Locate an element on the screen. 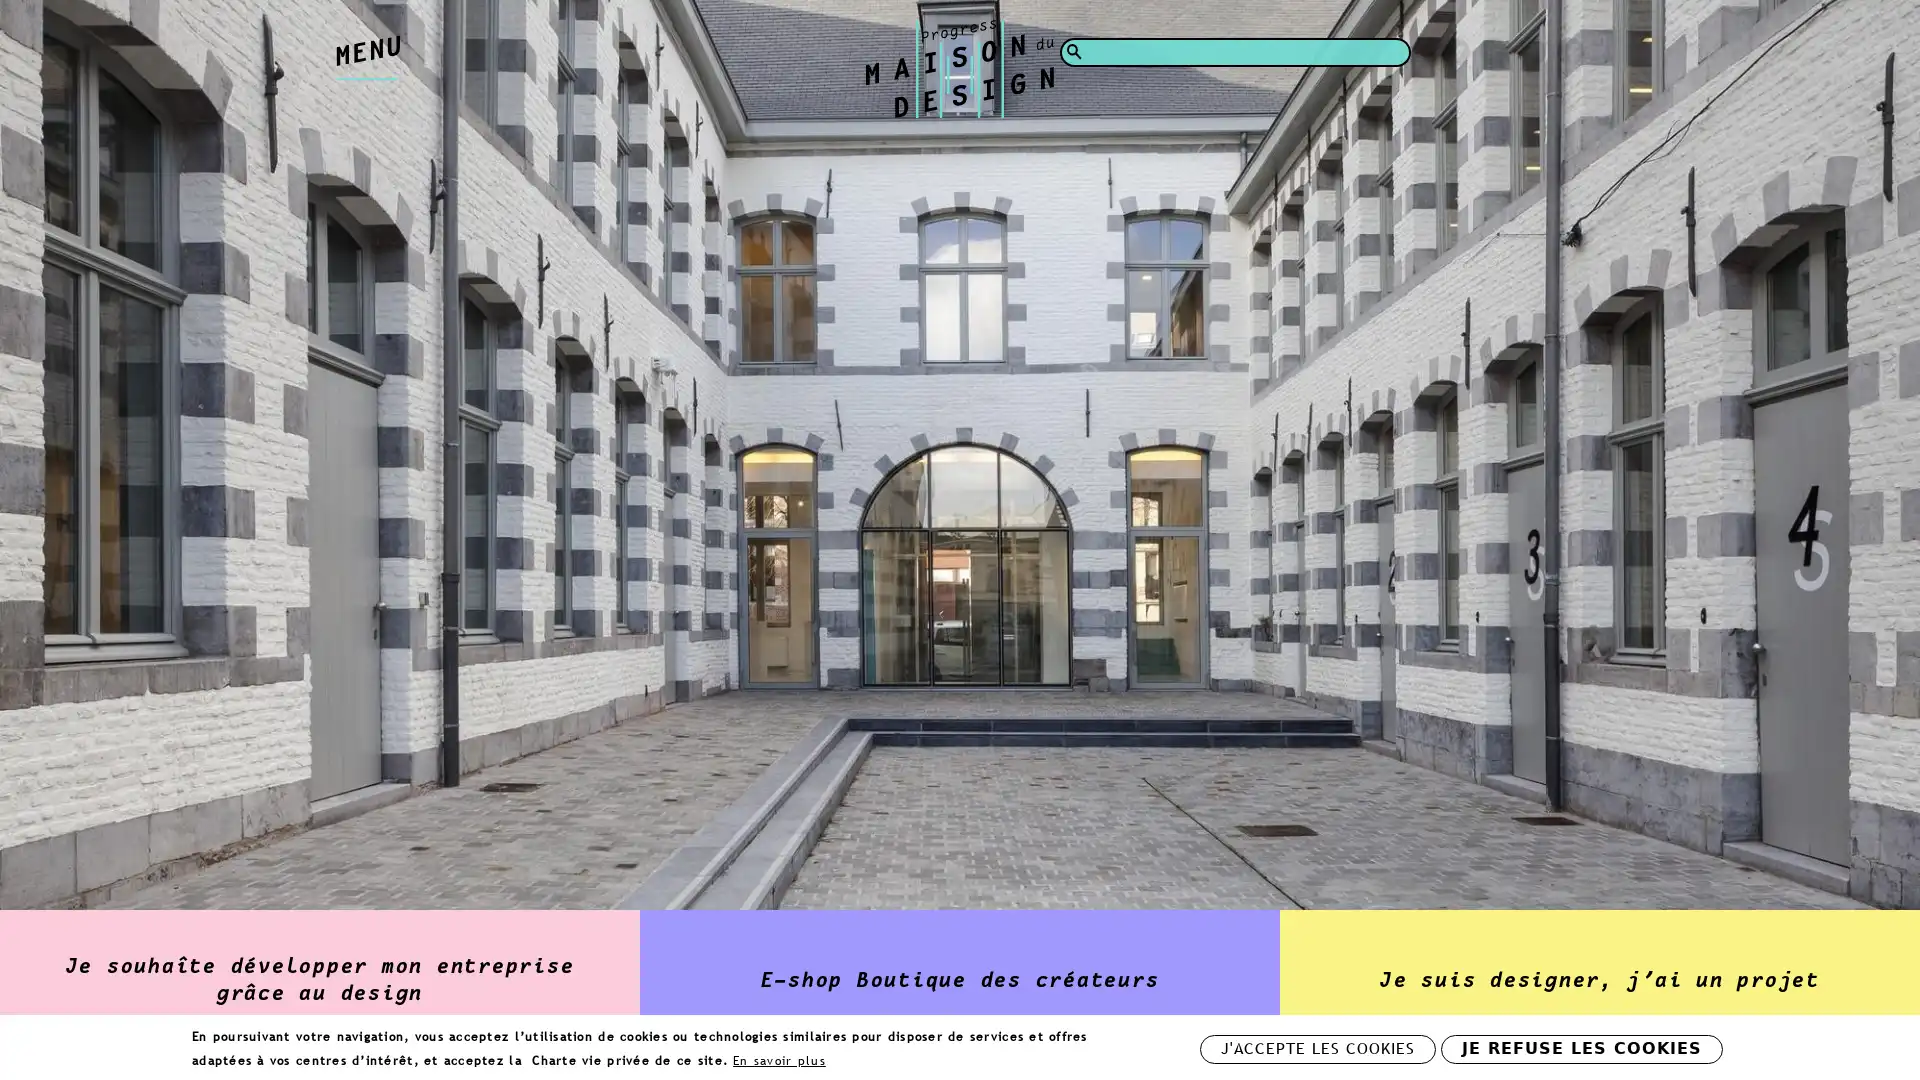 The image size is (1920, 1080). JE REFUSE LES COOKIES is located at coordinates (1581, 1048).